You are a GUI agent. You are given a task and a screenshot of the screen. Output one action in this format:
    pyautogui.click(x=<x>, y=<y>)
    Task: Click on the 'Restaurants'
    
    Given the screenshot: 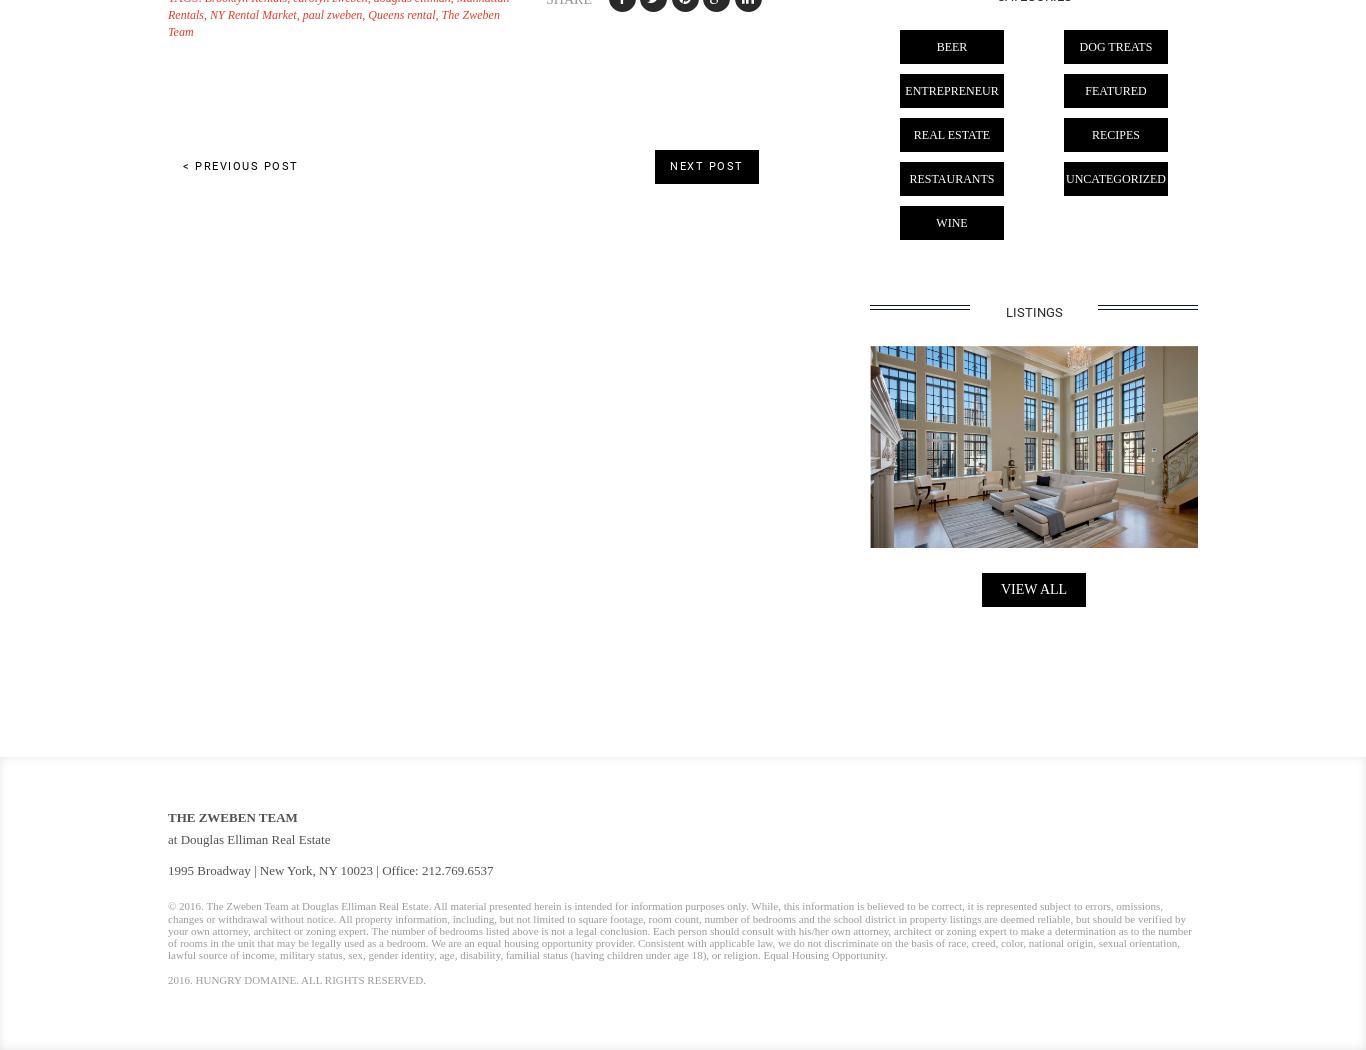 What is the action you would take?
    pyautogui.click(x=951, y=179)
    